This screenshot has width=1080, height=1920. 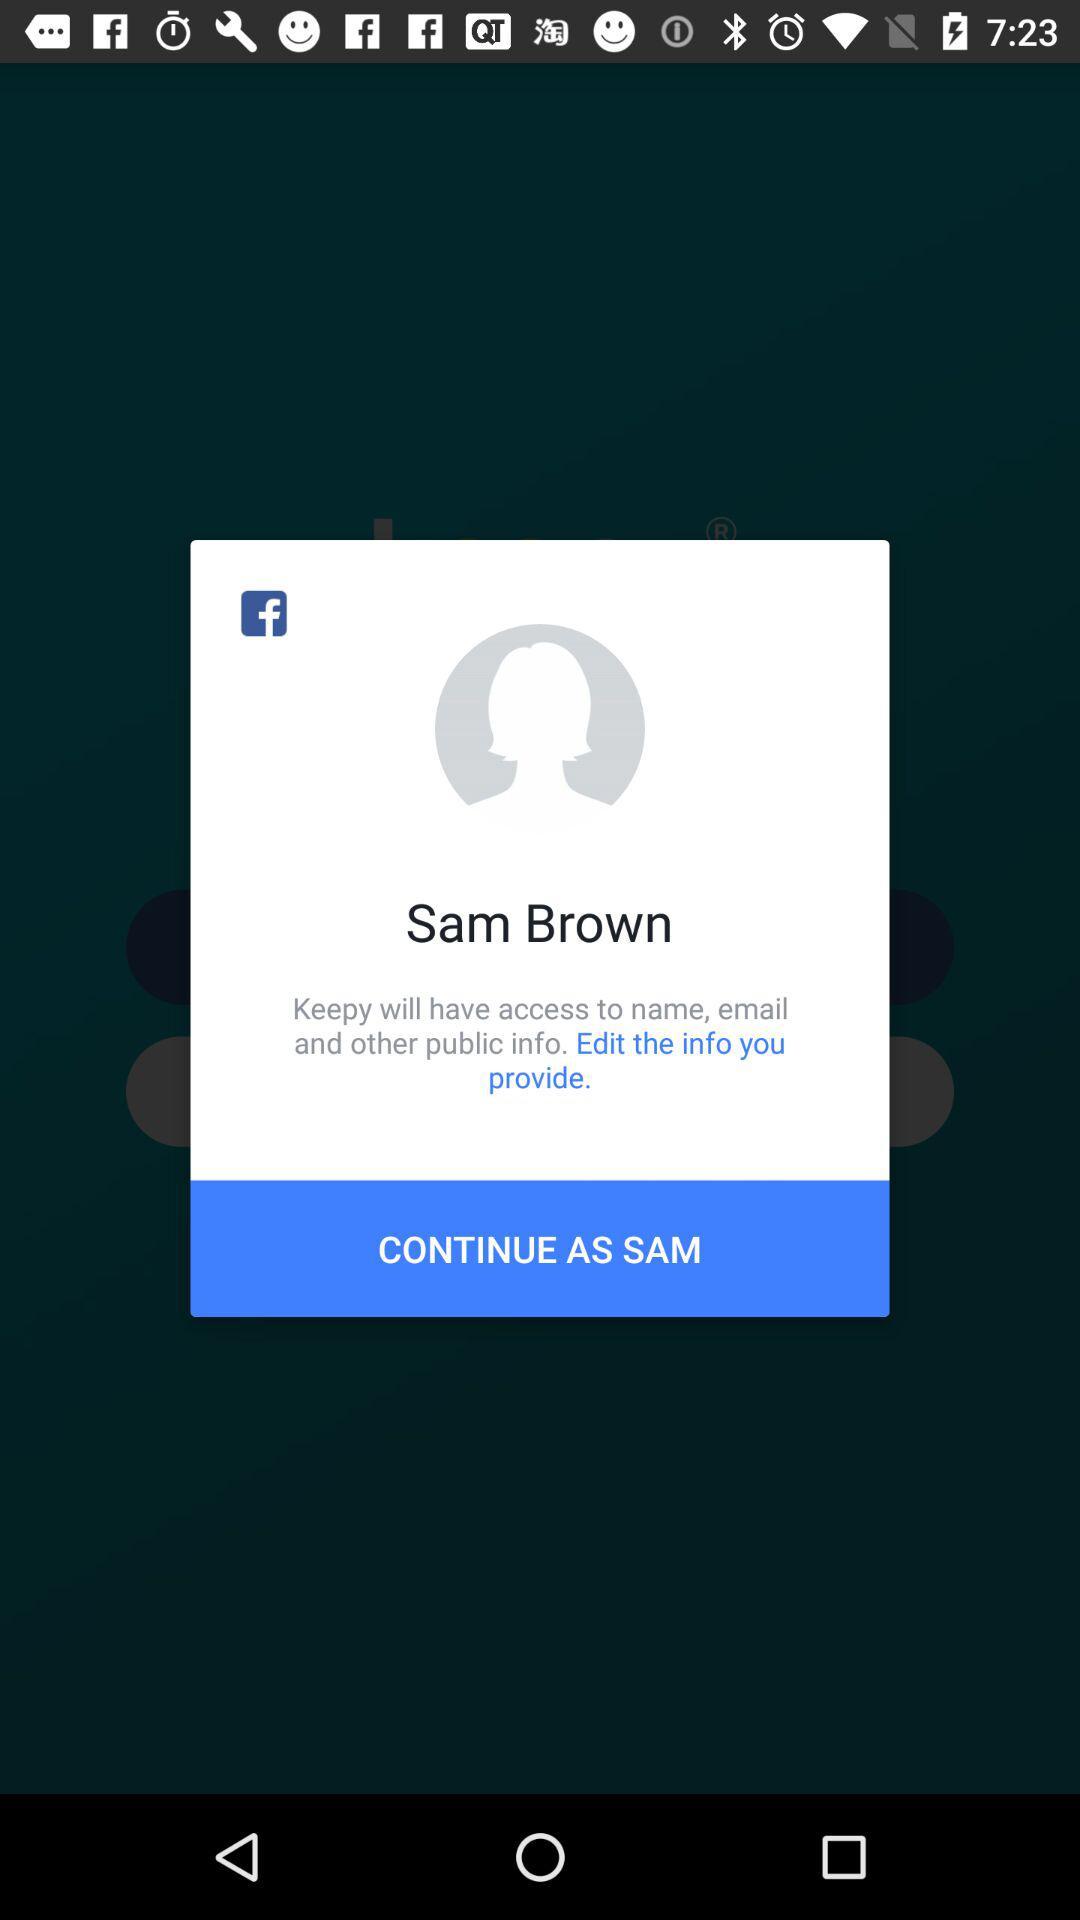 I want to click on the keepy will have, so click(x=540, y=1041).